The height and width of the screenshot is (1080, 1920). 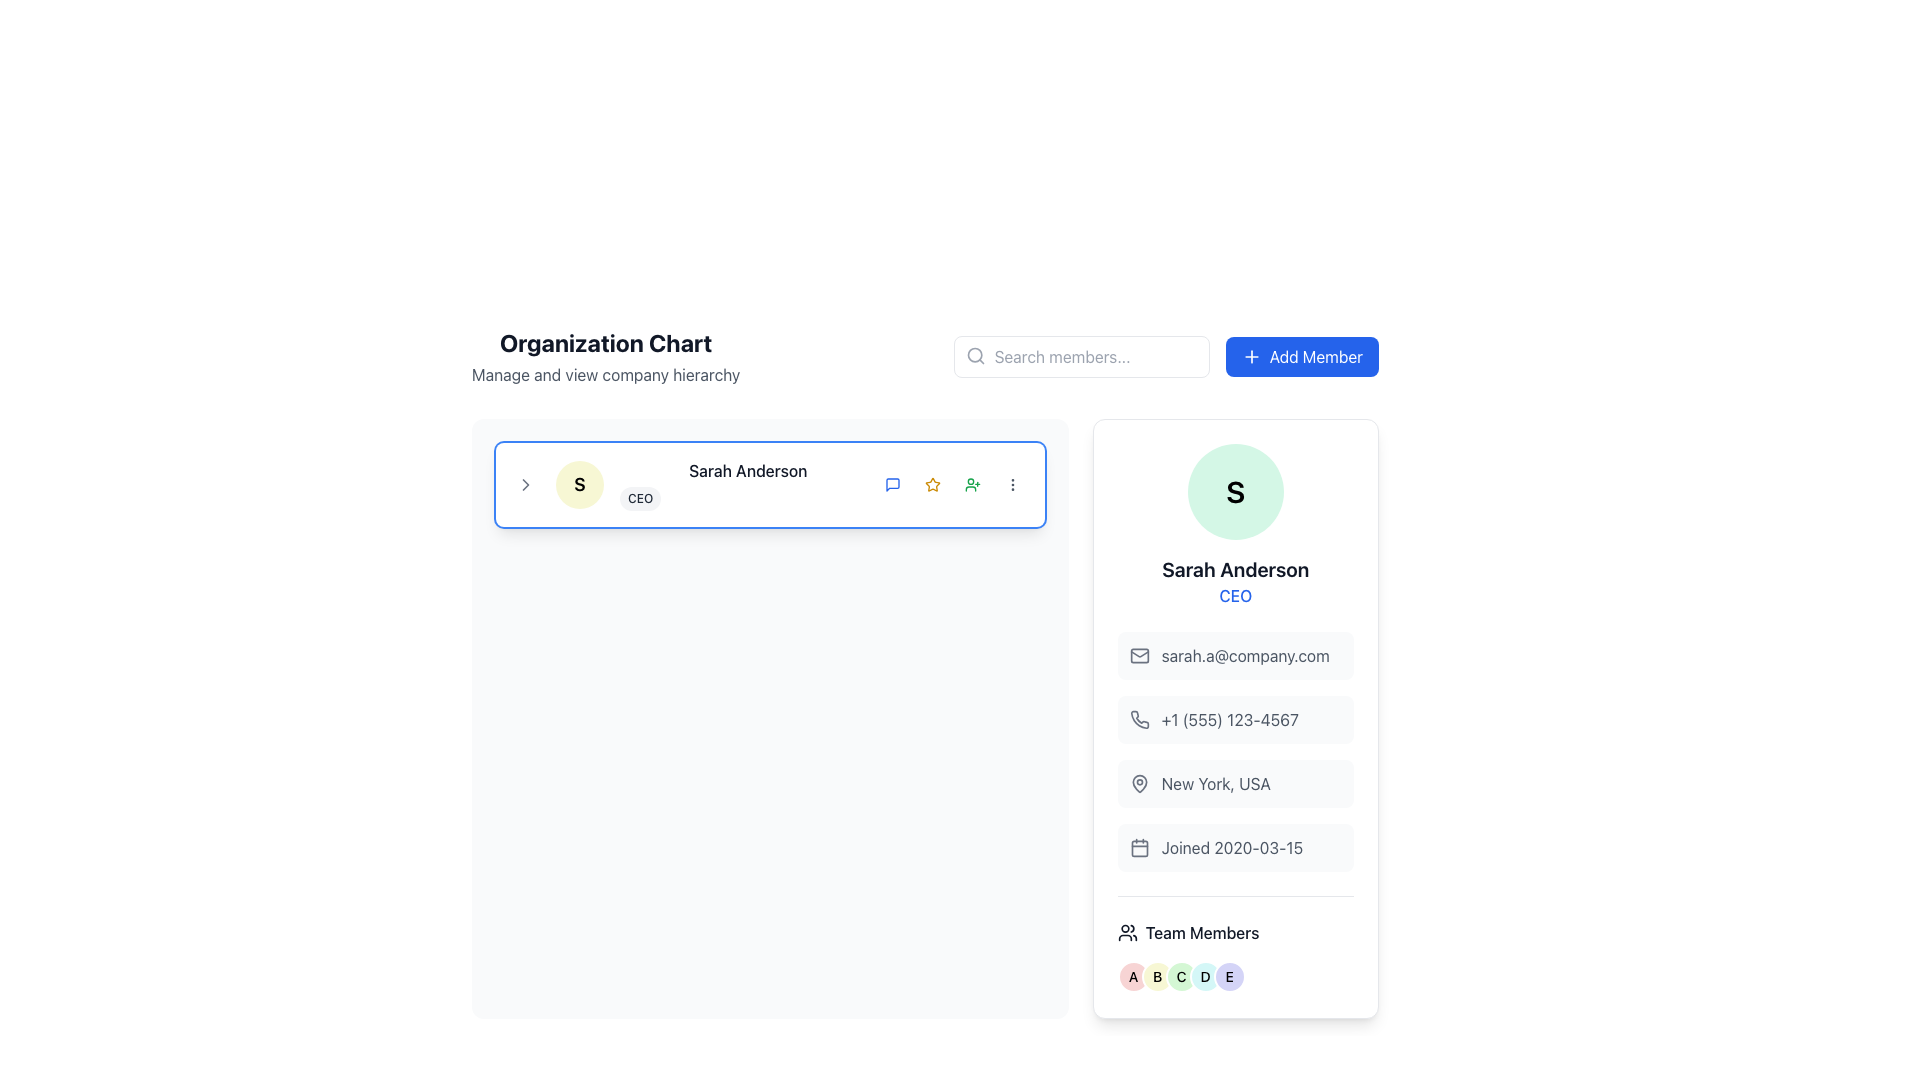 I want to click on the circular badge with the letter 'B' displayed in the center, which is the second badge in a horizontal series of five, styled with a light yellow background and white border, located in the 'Team Members' section, so click(x=1157, y=975).